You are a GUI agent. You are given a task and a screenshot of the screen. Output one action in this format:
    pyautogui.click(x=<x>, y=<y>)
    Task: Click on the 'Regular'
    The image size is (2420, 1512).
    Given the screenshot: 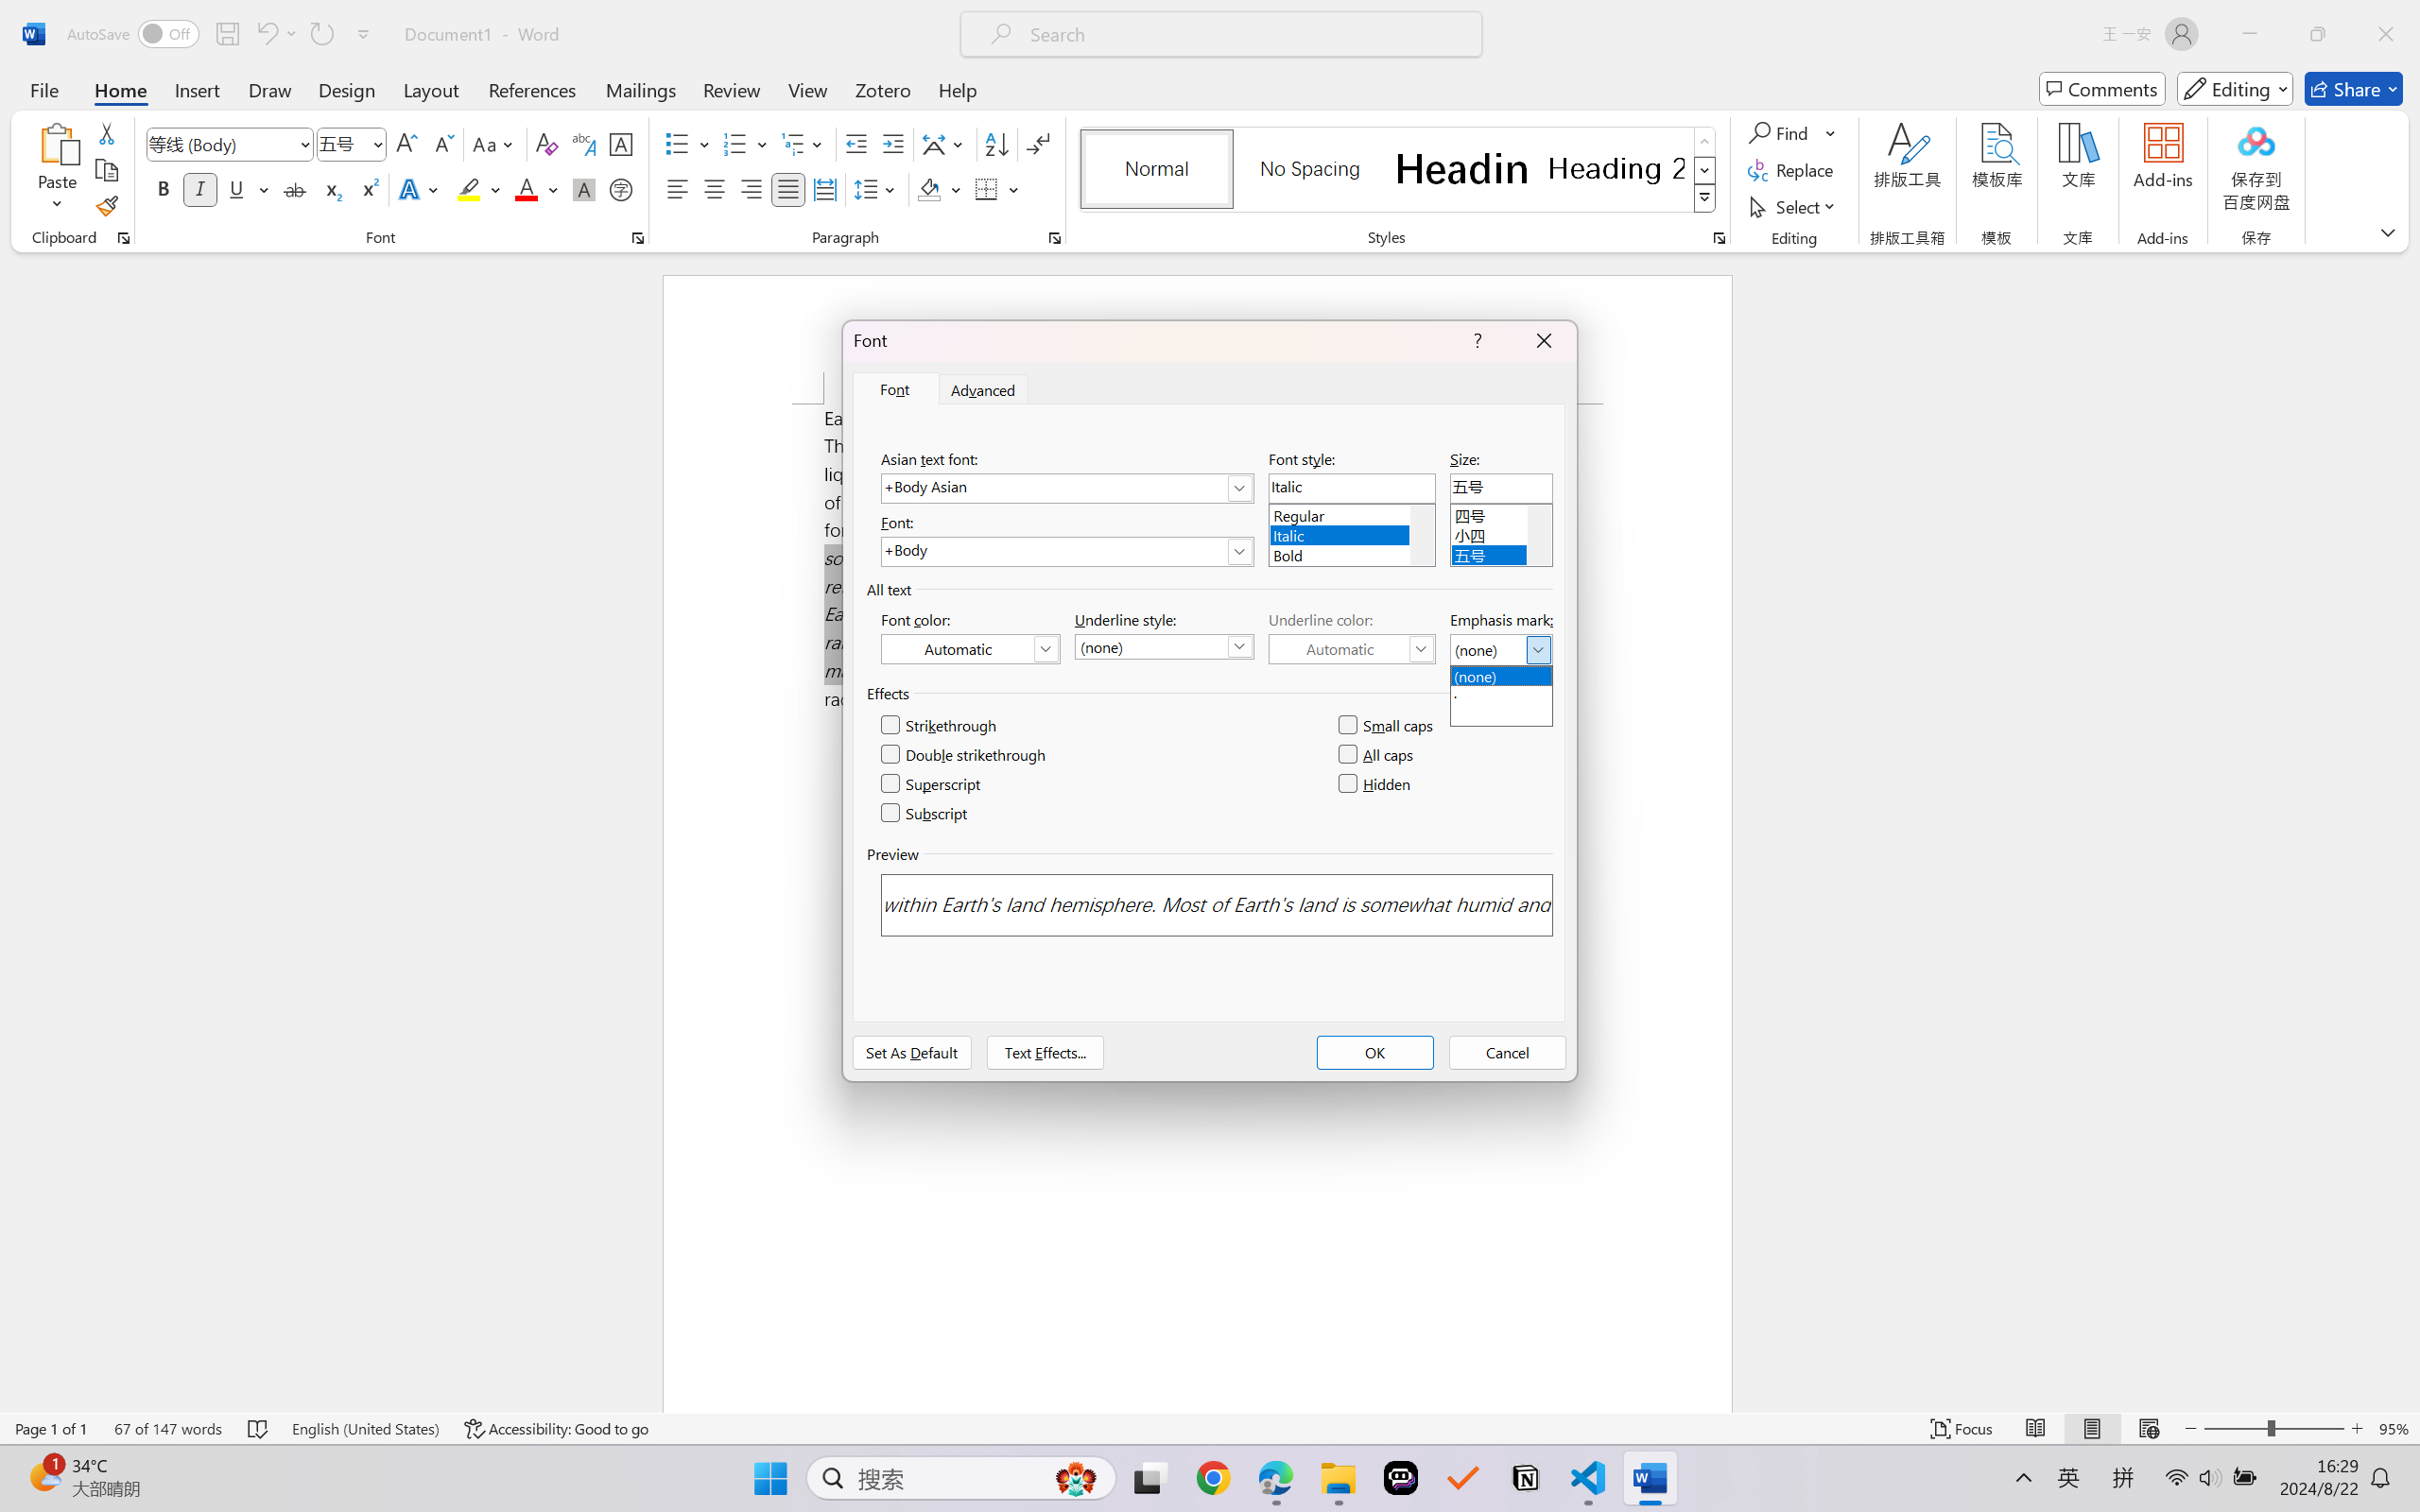 What is the action you would take?
    pyautogui.click(x=1350, y=512)
    